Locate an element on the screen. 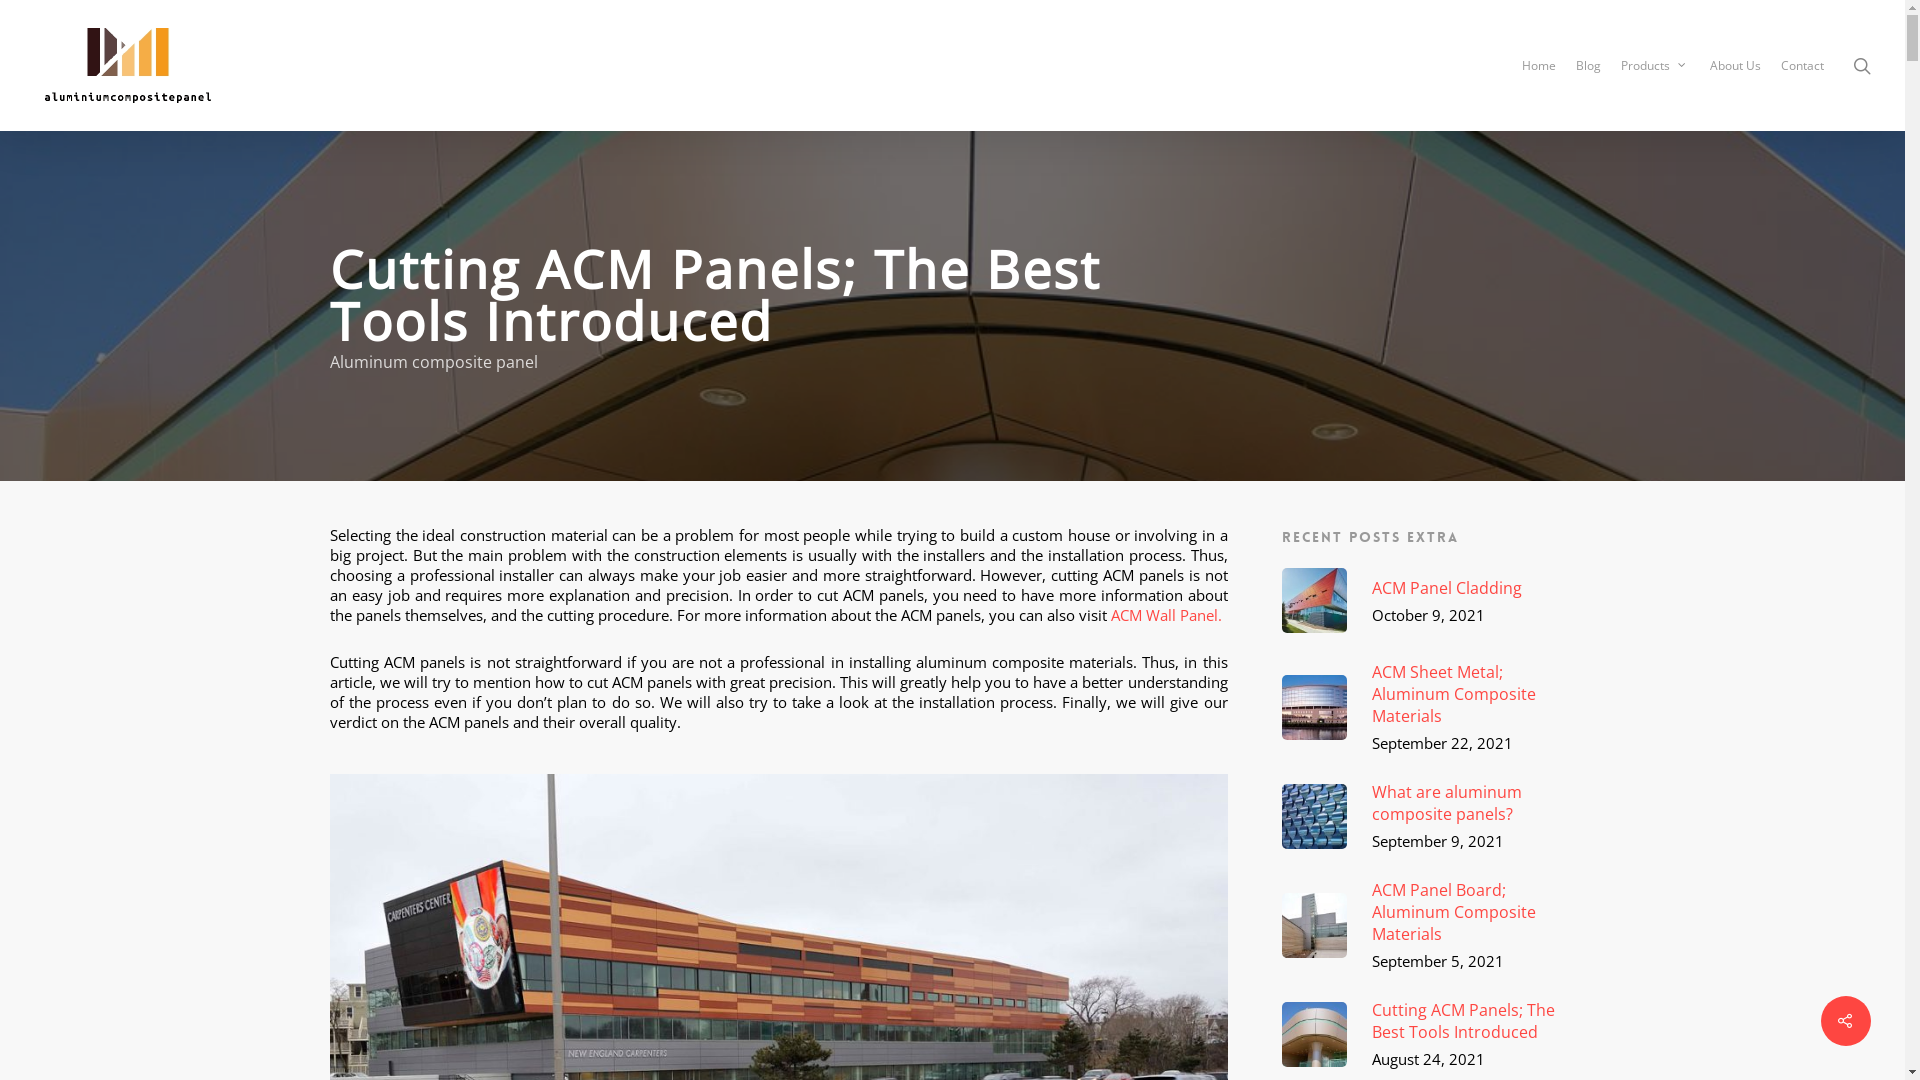 The width and height of the screenshot is (1920, 1080). 'What are aluminum composite panels? is located at coordinates (1427, 816).